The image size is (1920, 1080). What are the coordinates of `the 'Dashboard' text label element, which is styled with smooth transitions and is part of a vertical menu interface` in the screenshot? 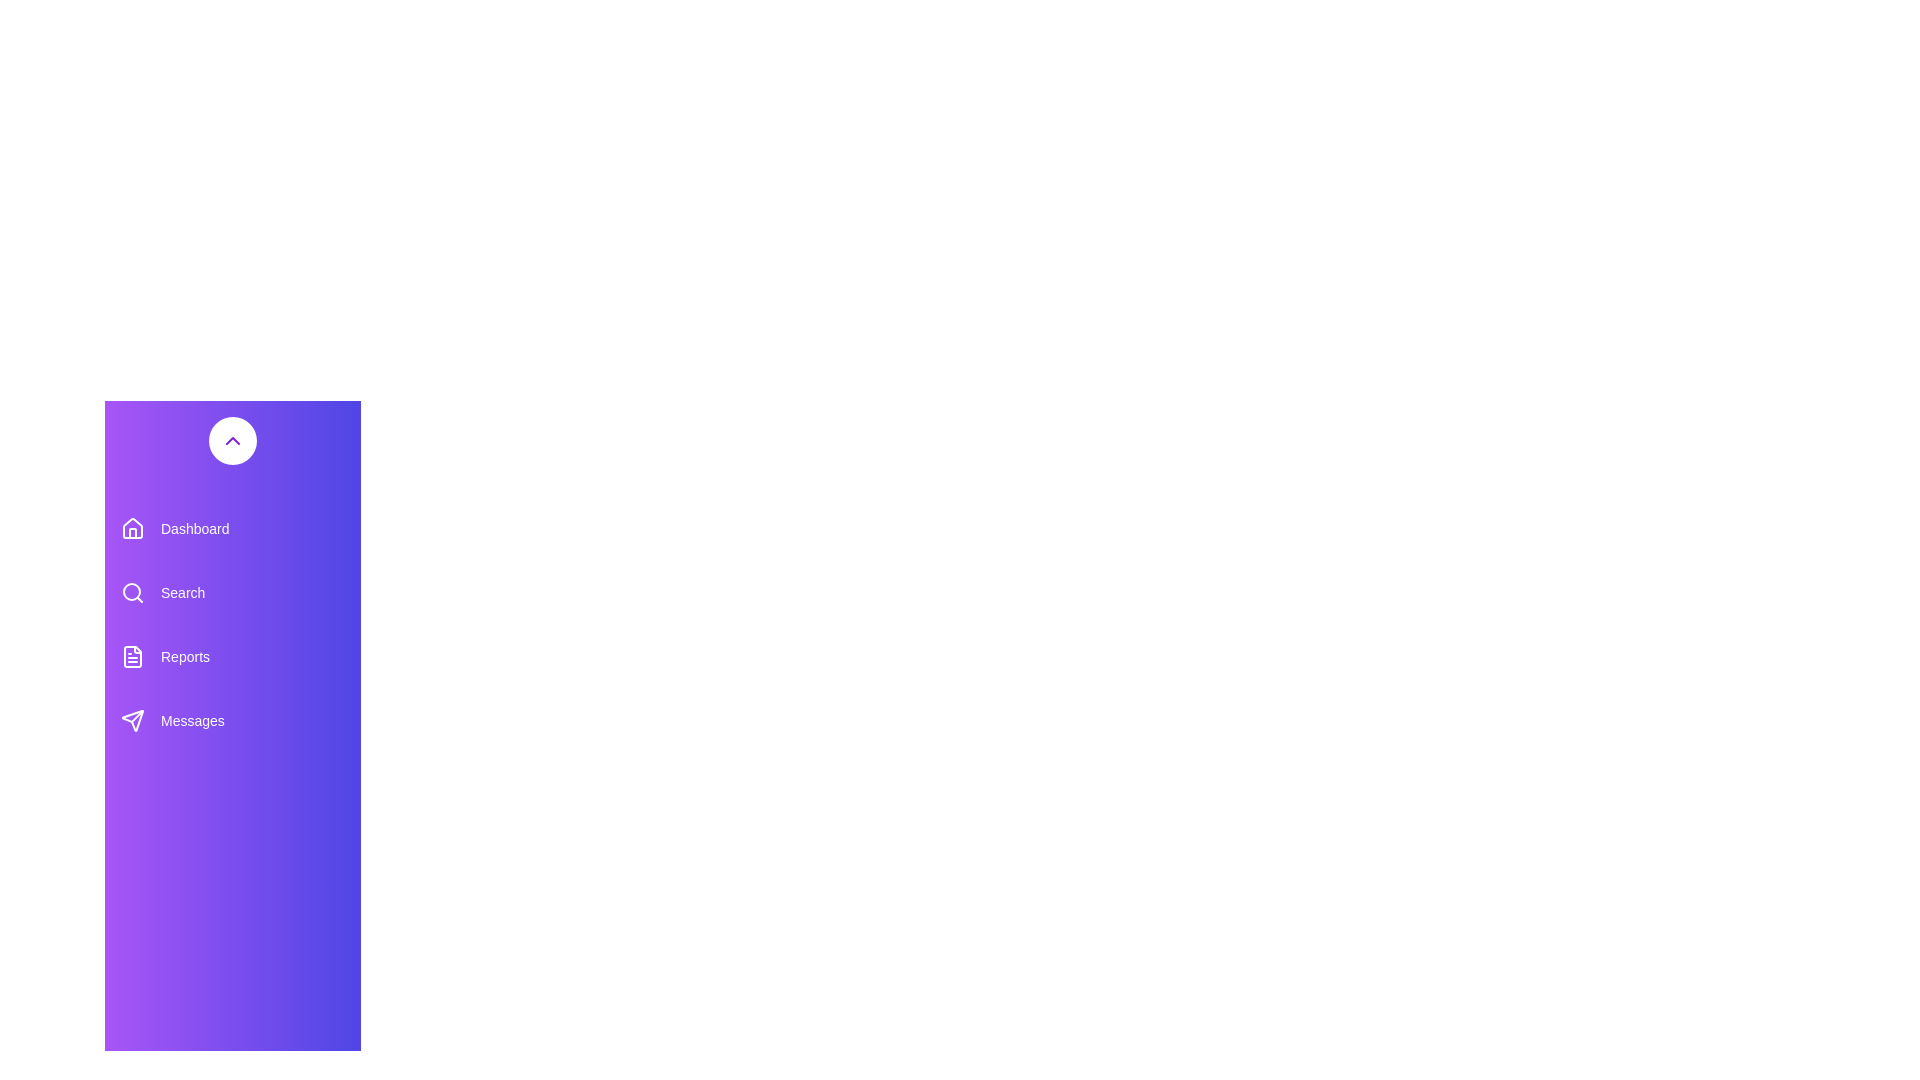 It's located at (195, 527).